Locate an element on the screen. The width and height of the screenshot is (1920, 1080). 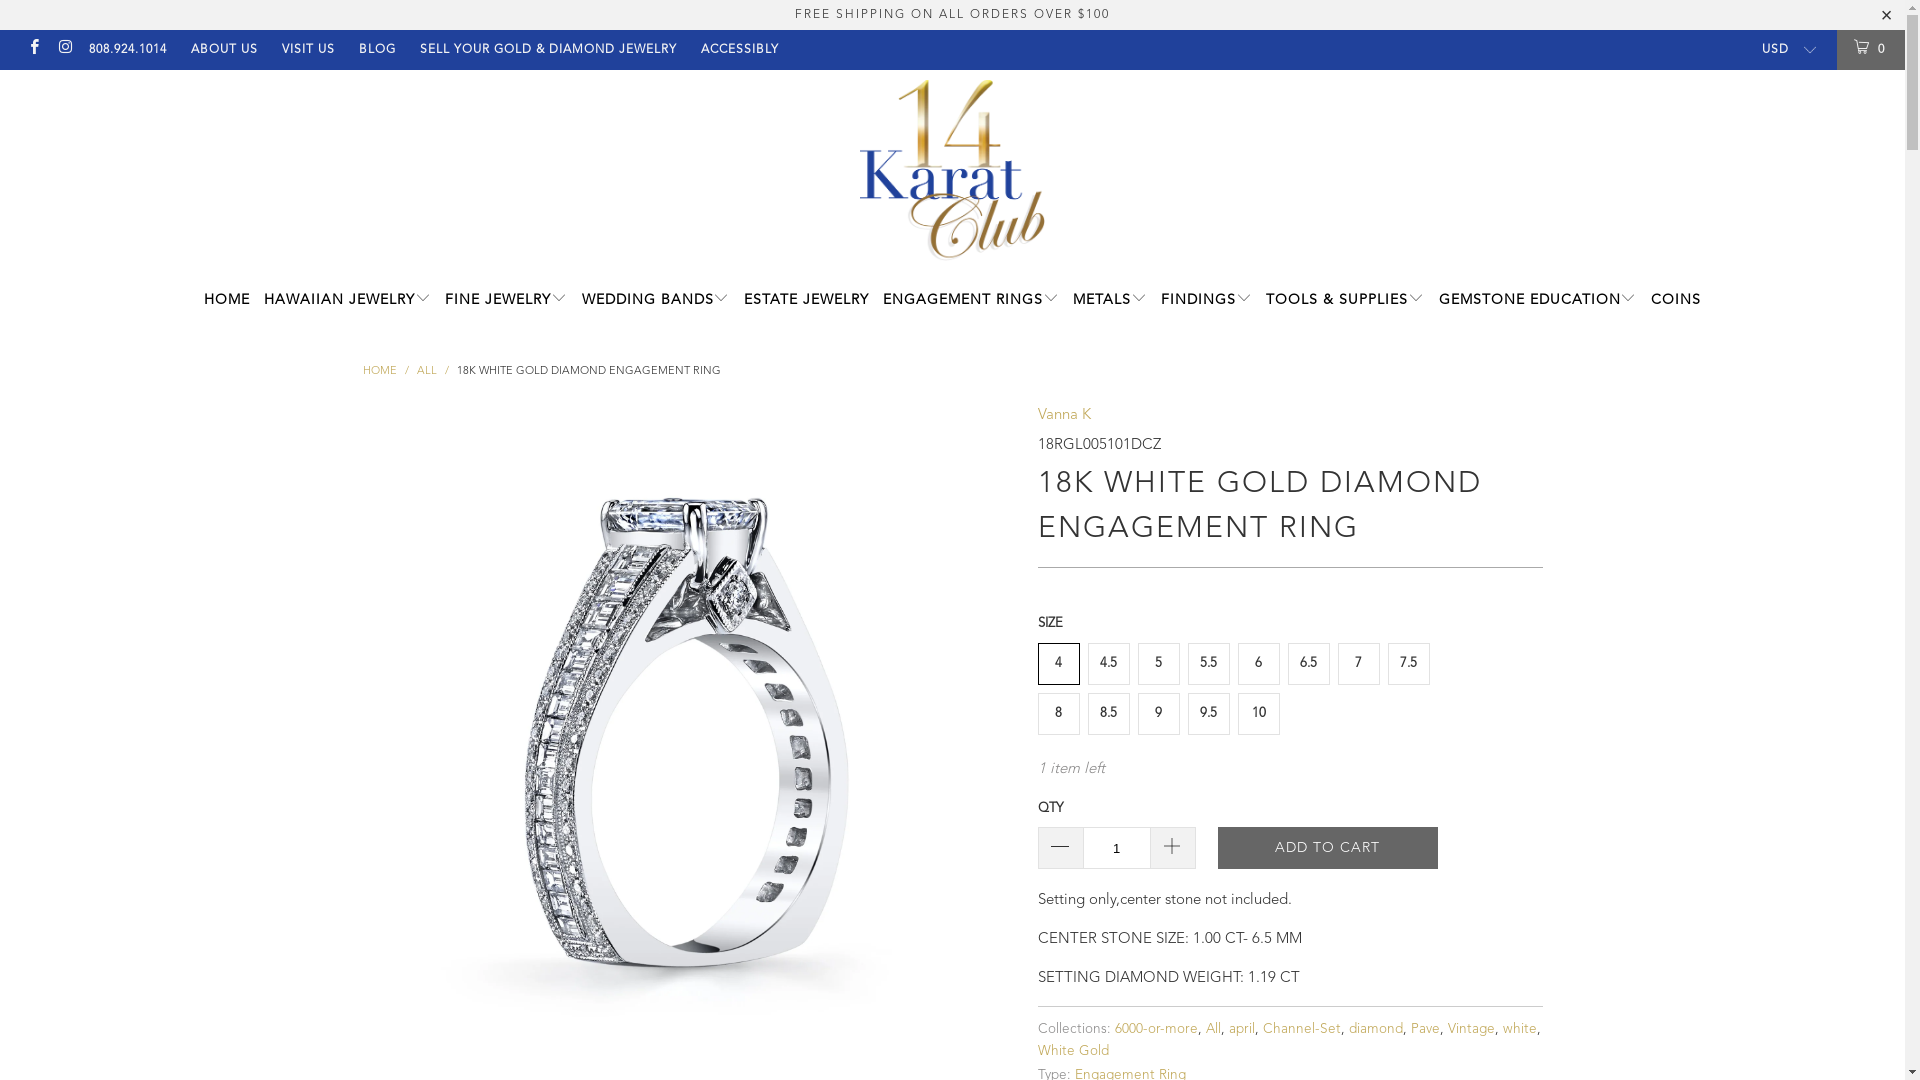
'FINE JEWELRY' is located at coordinates (505, 300).